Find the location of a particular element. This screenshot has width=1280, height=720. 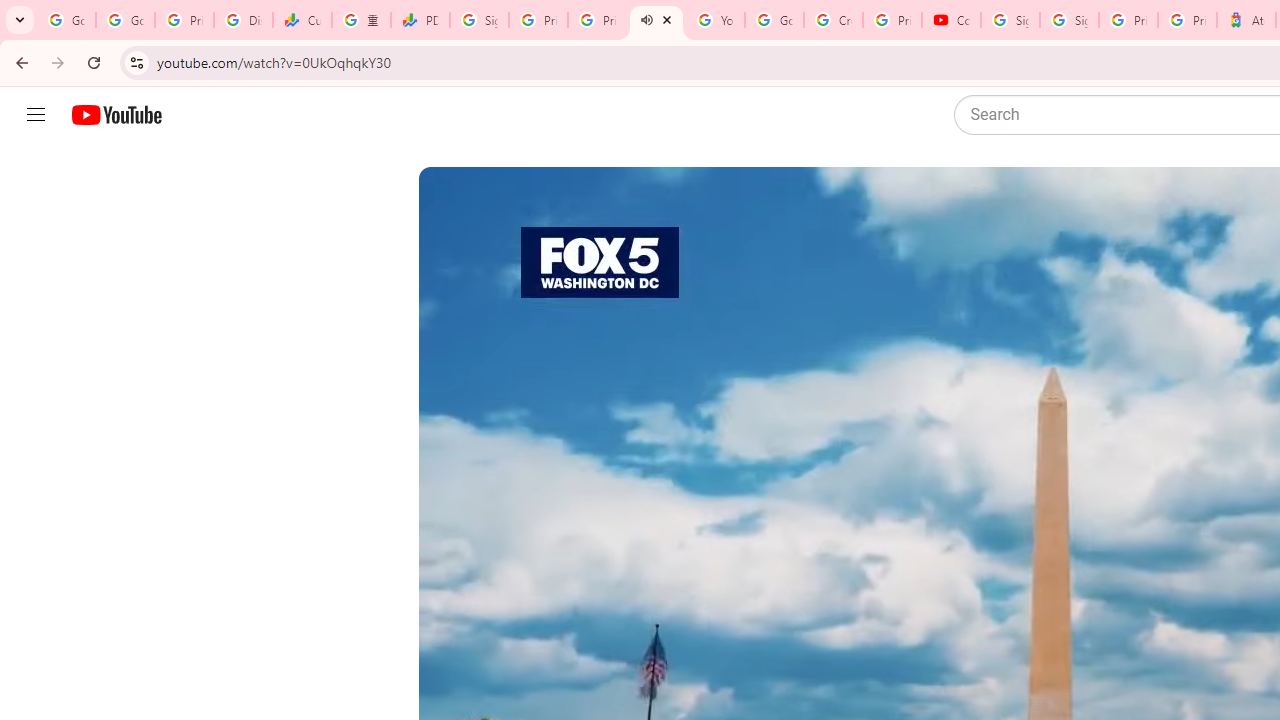

'Guide' is located at coordinates (35, 115).